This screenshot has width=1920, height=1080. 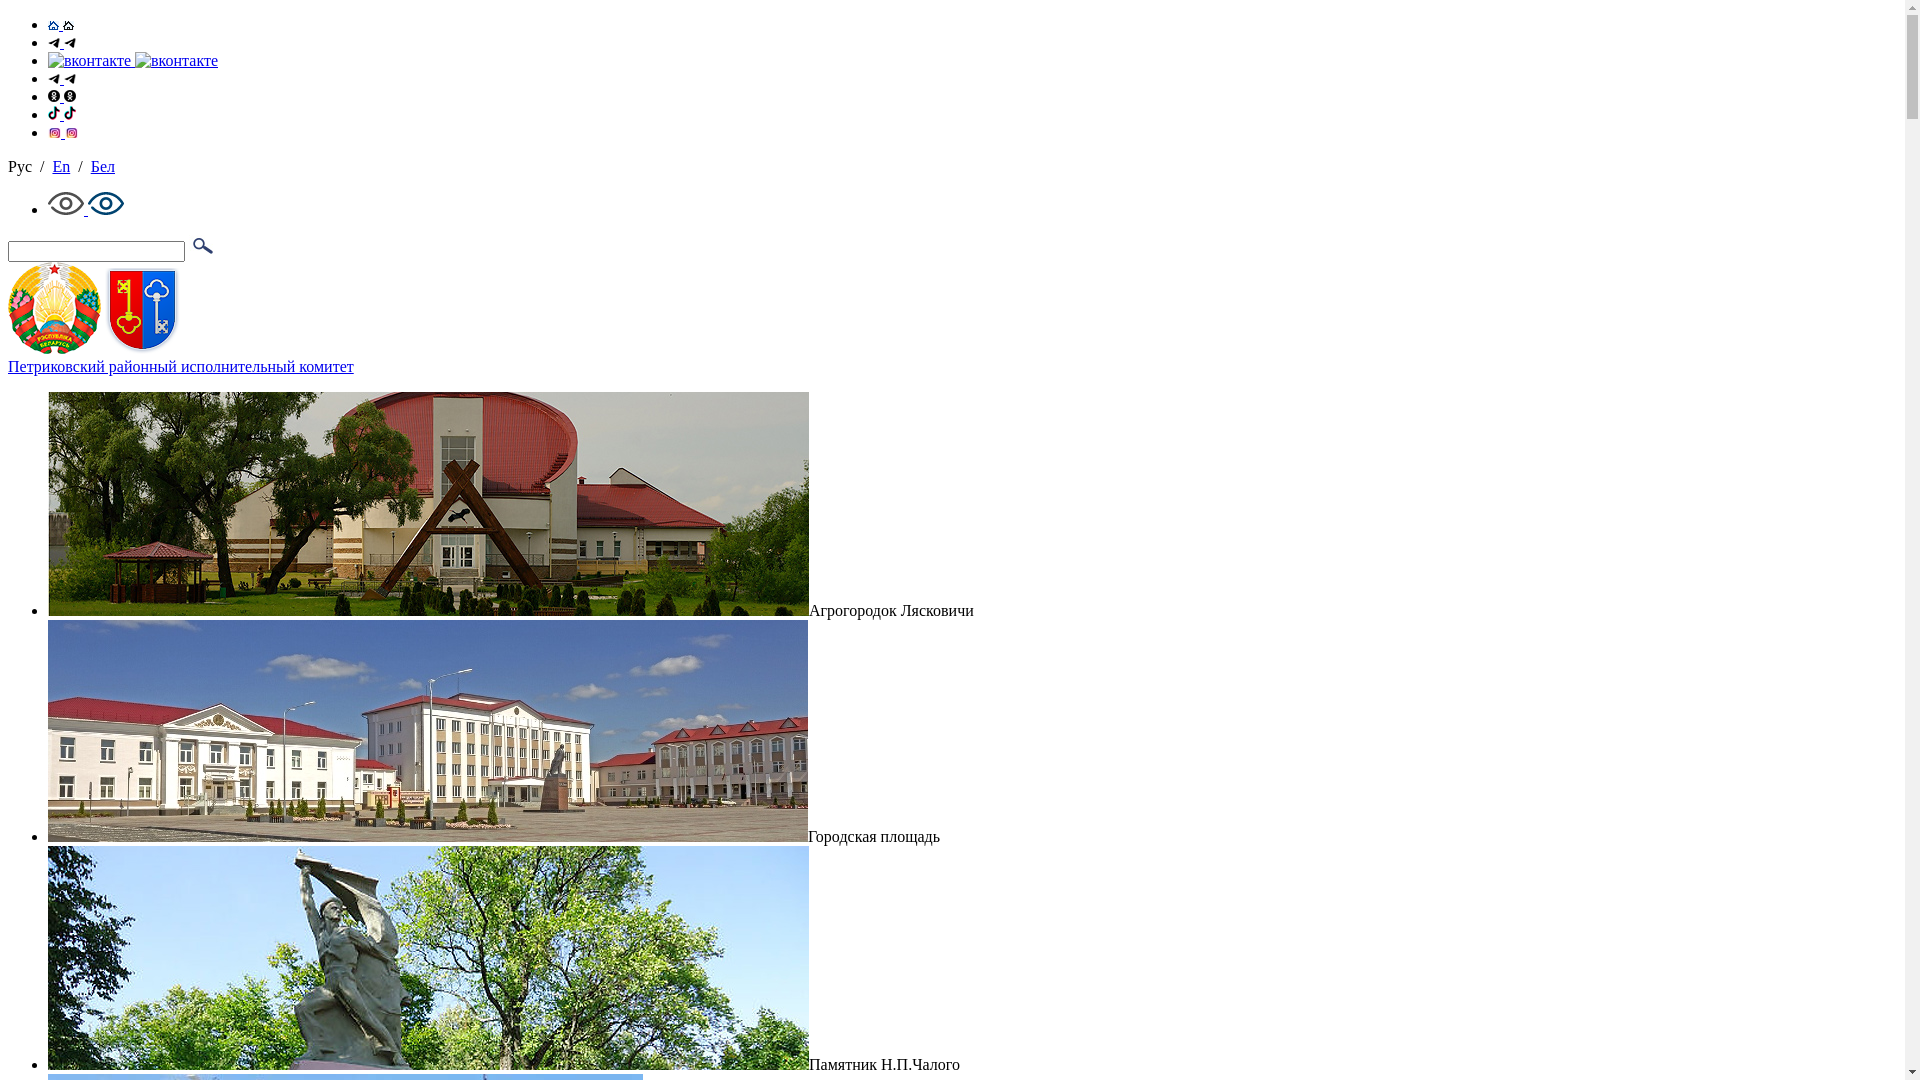 I want to click on 'Instagram', so click(x=62, y=132).